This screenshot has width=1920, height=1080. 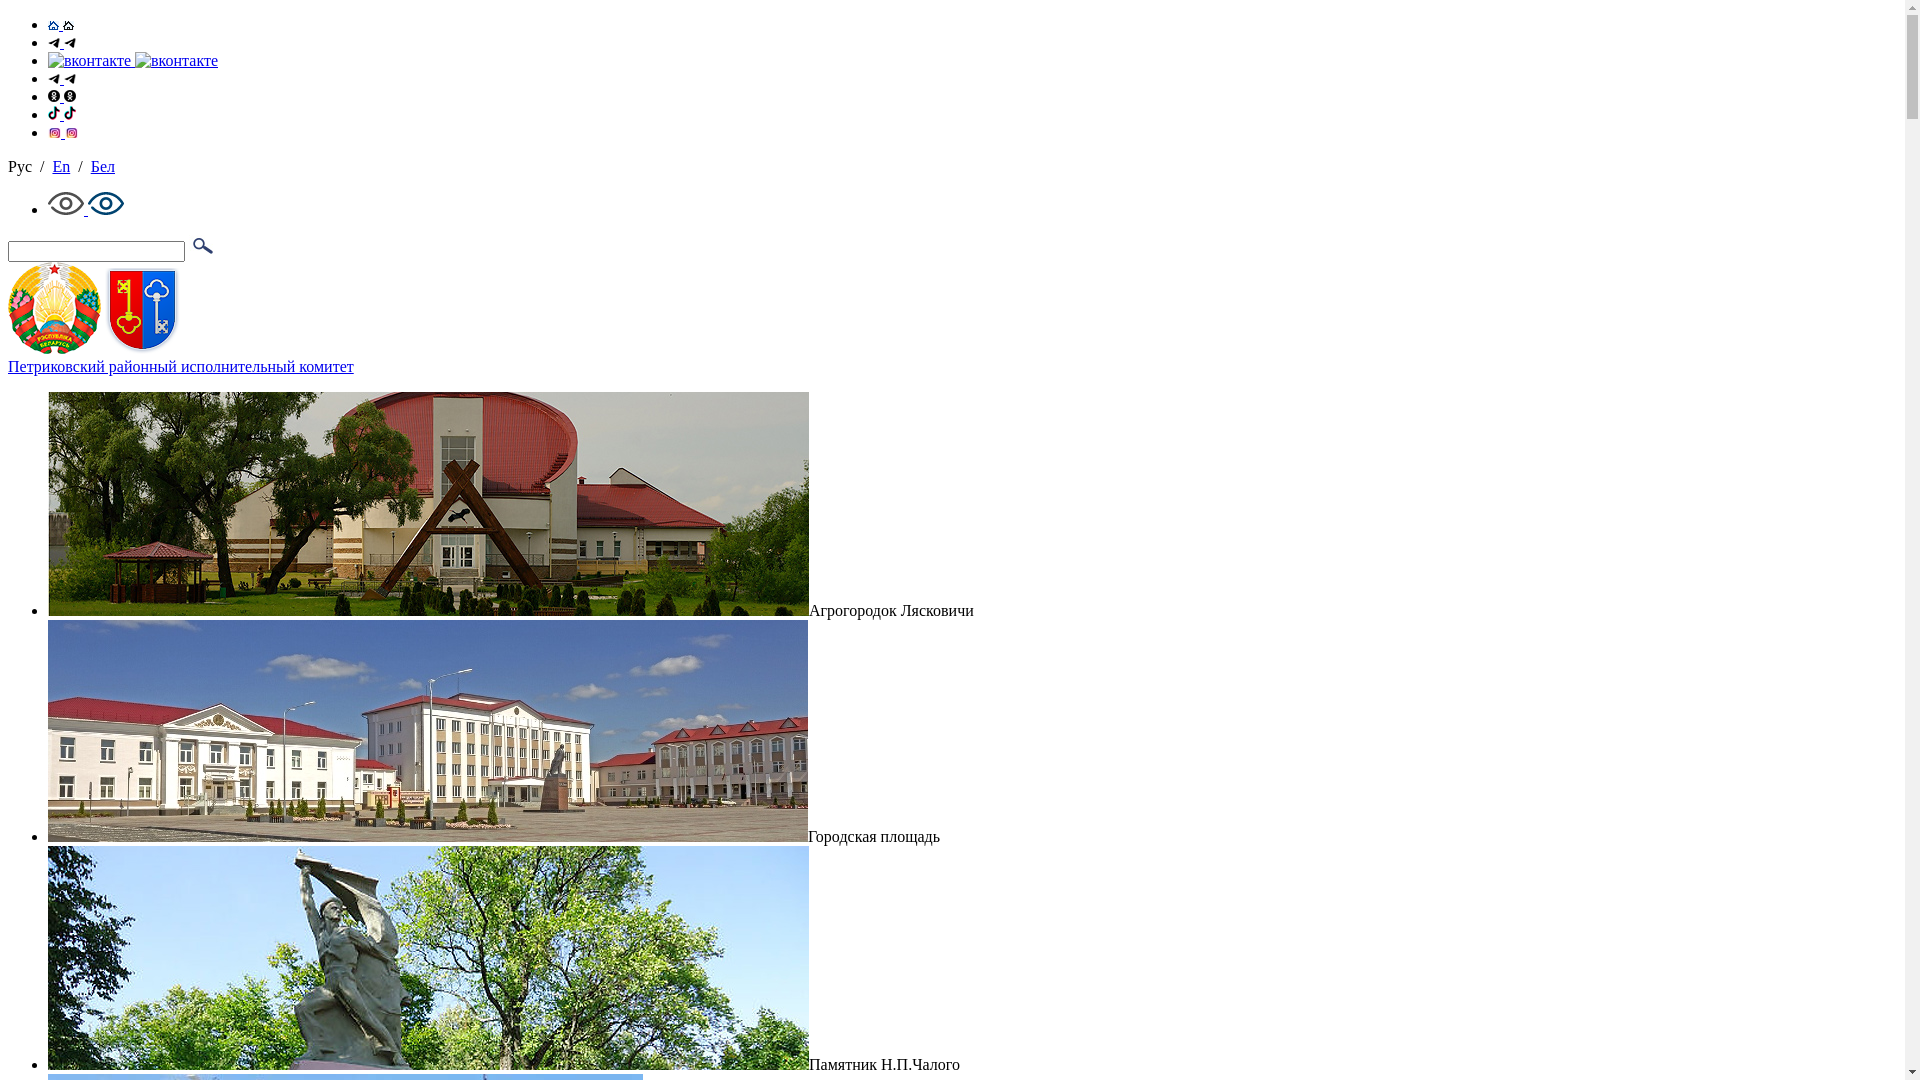 I want to click on 'Instagram', so click(x=62, y=132).